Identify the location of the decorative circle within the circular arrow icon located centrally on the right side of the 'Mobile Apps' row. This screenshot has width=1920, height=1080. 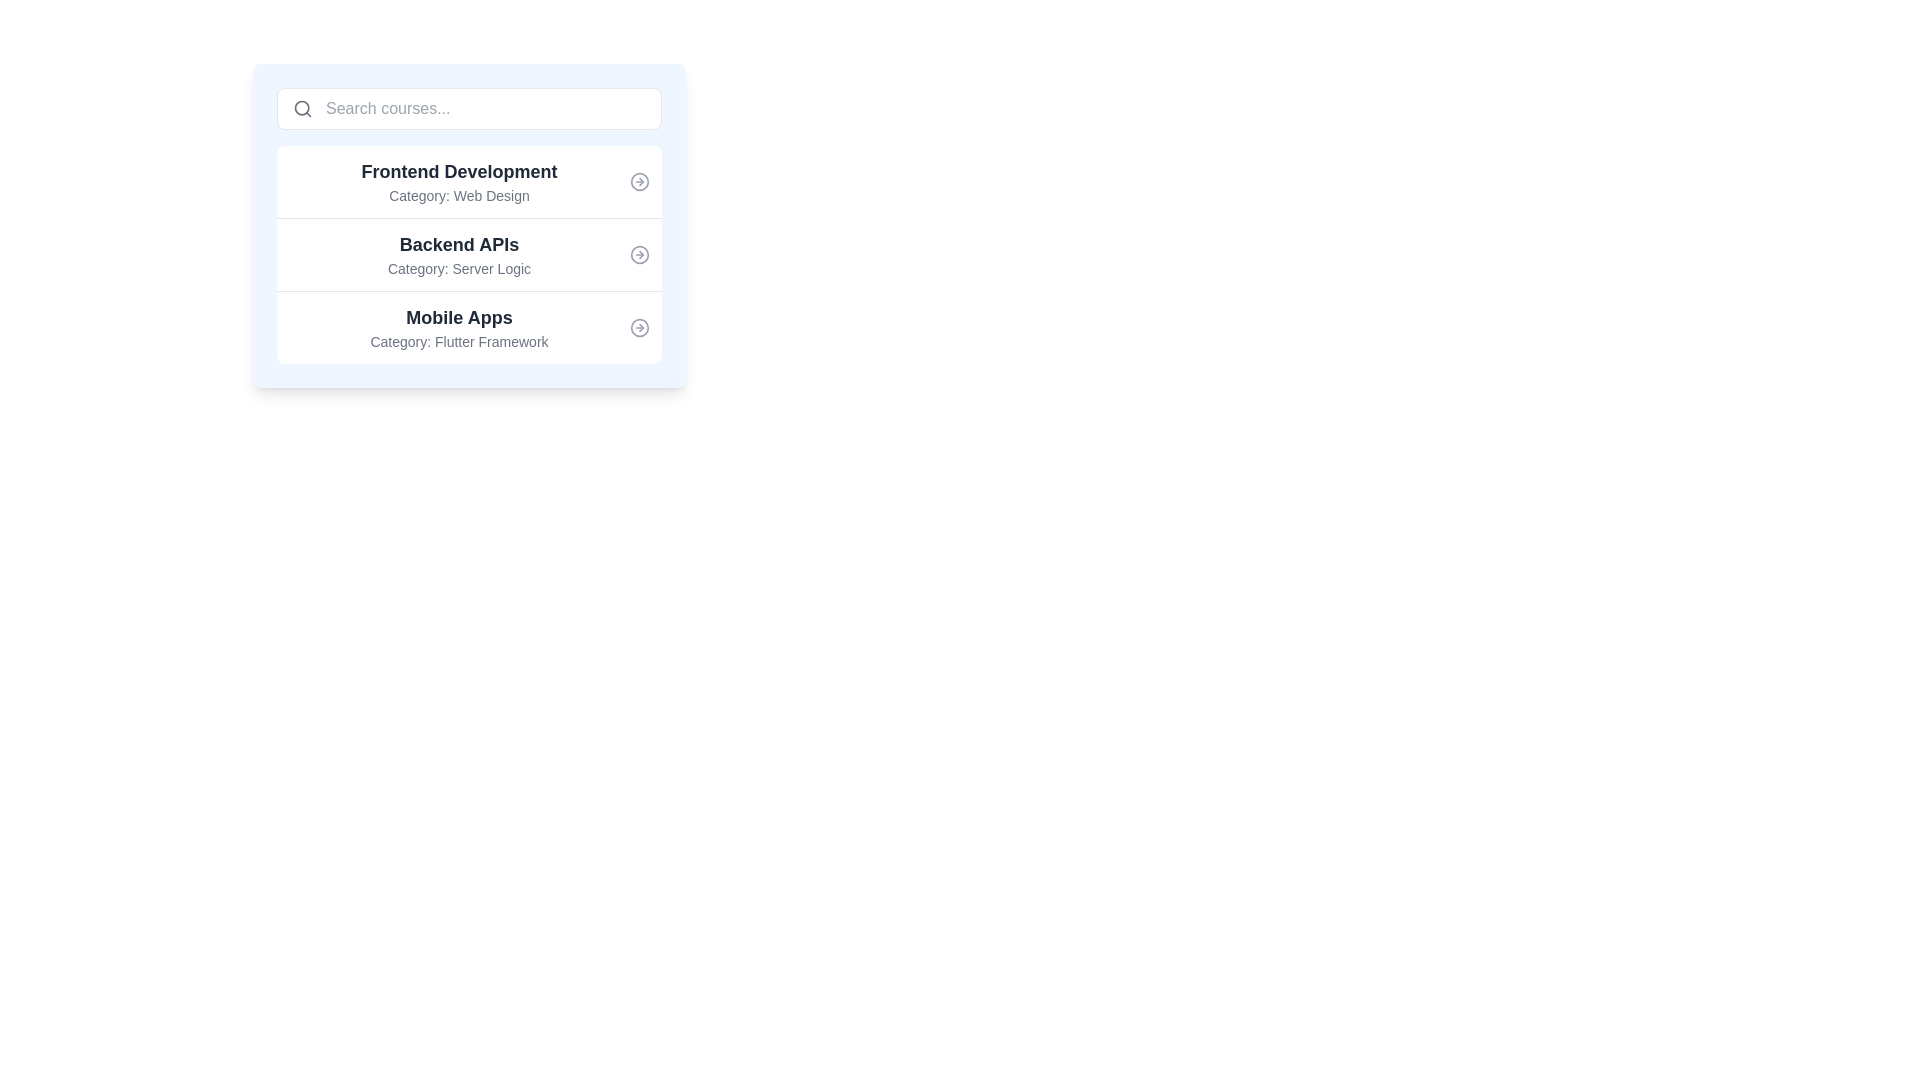
(638, 326).